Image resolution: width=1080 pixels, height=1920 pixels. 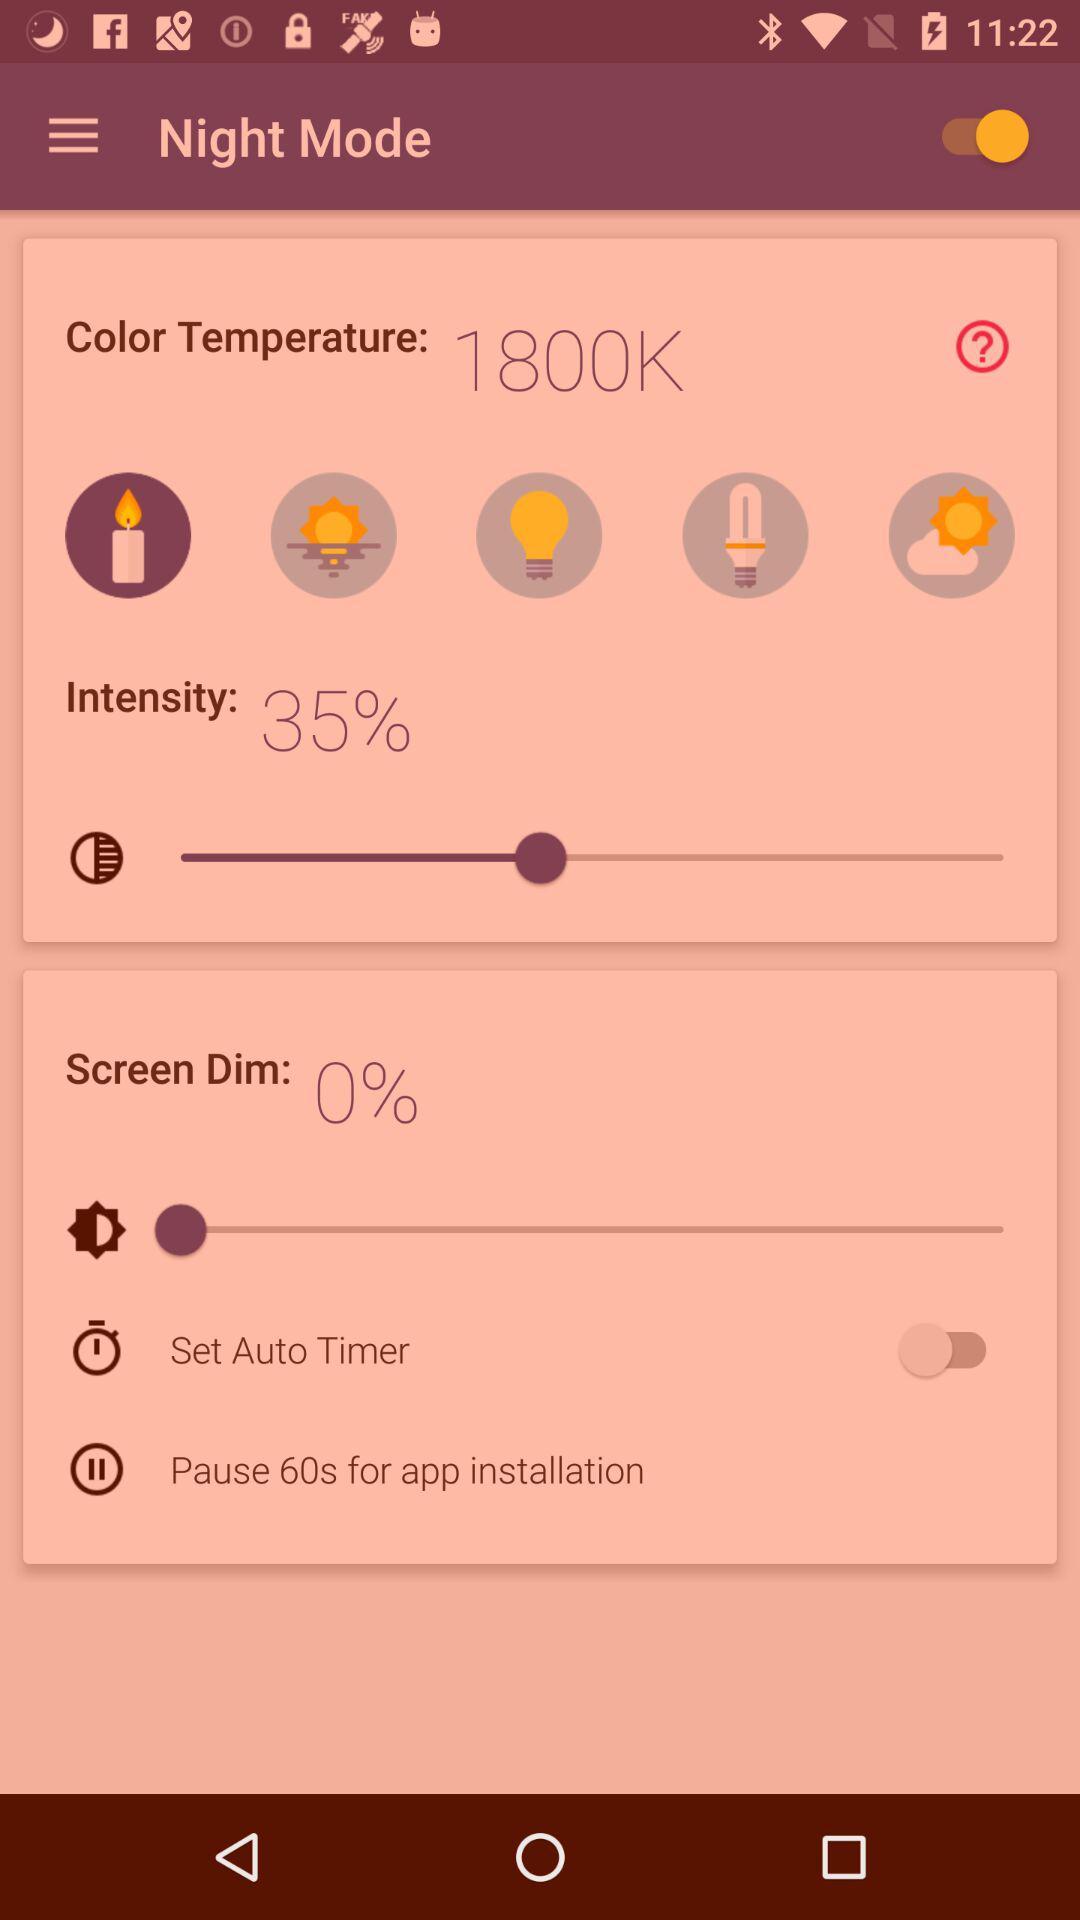 I want to click on click the auto play, so click(x=974, y=135).